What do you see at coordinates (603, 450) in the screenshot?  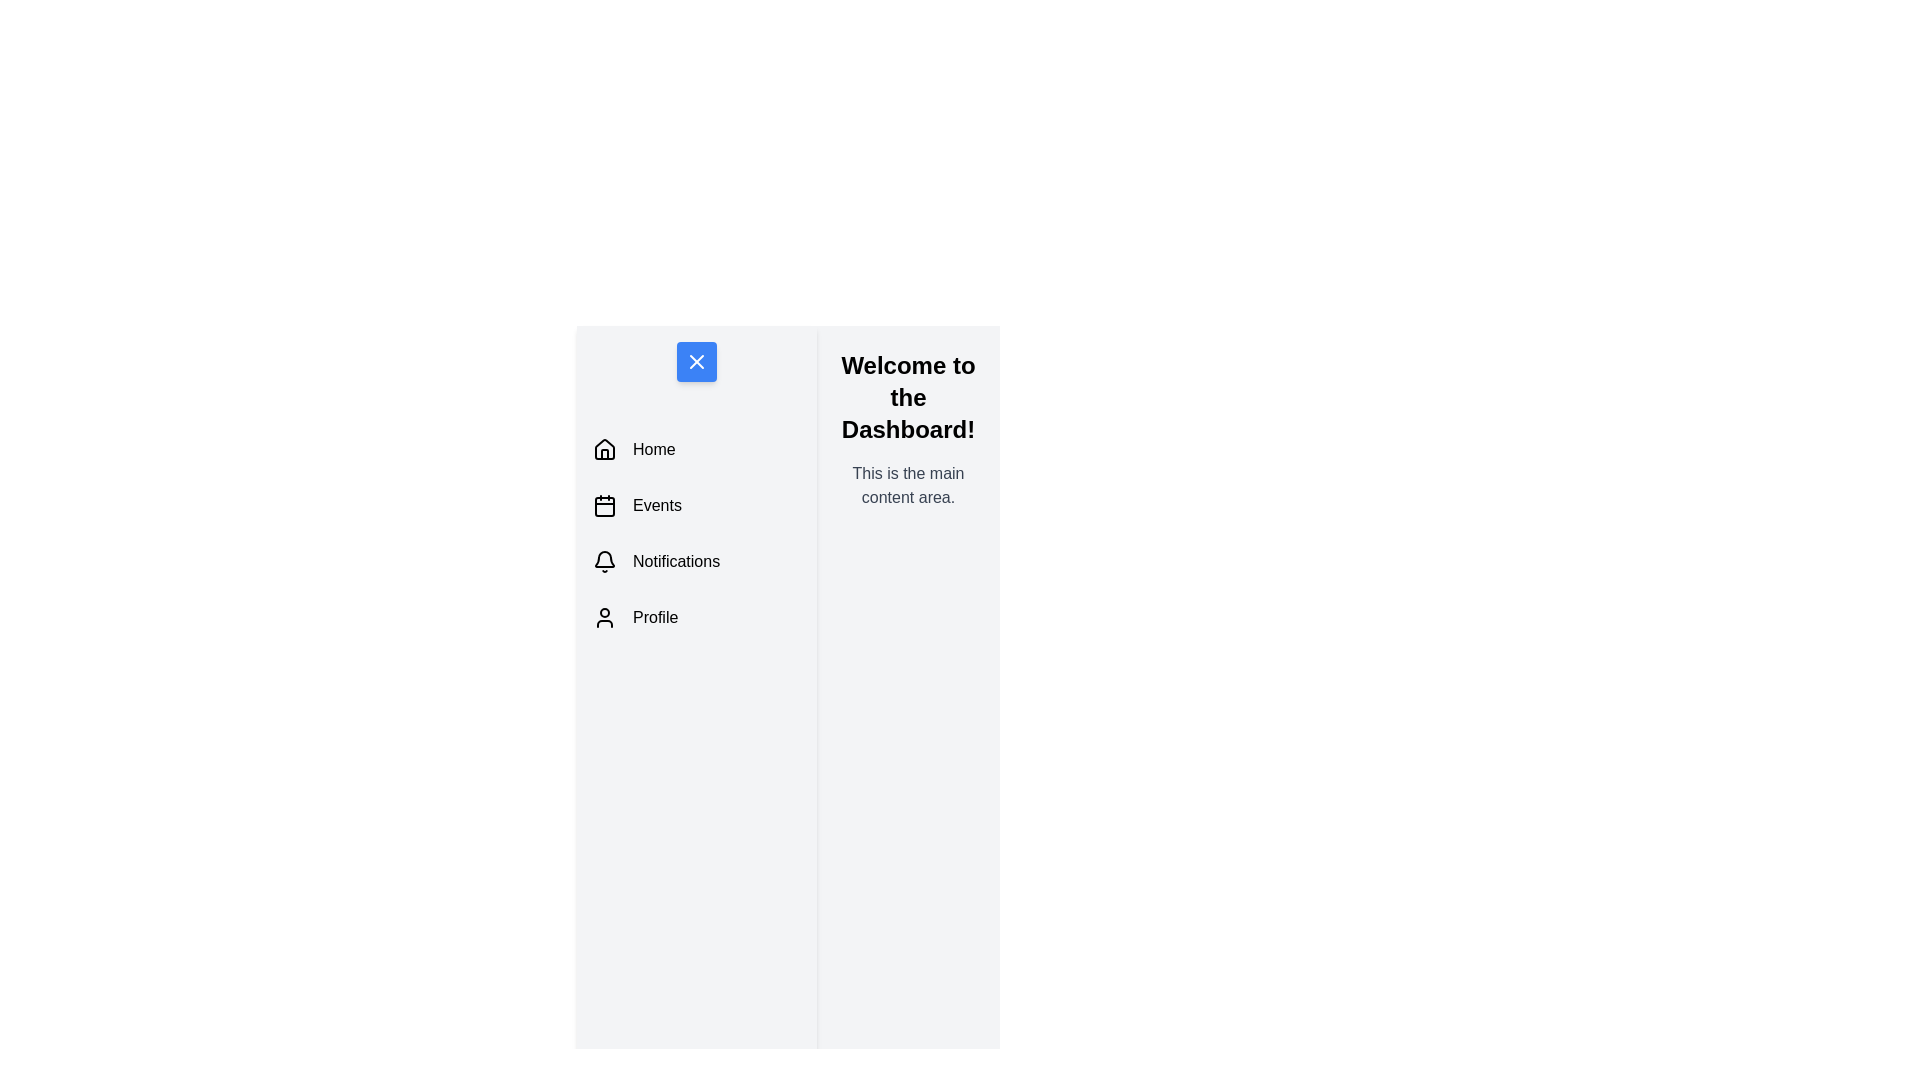 I see `the home icon located at the top left of the sidebar menu` at bounding box center [603, 450].